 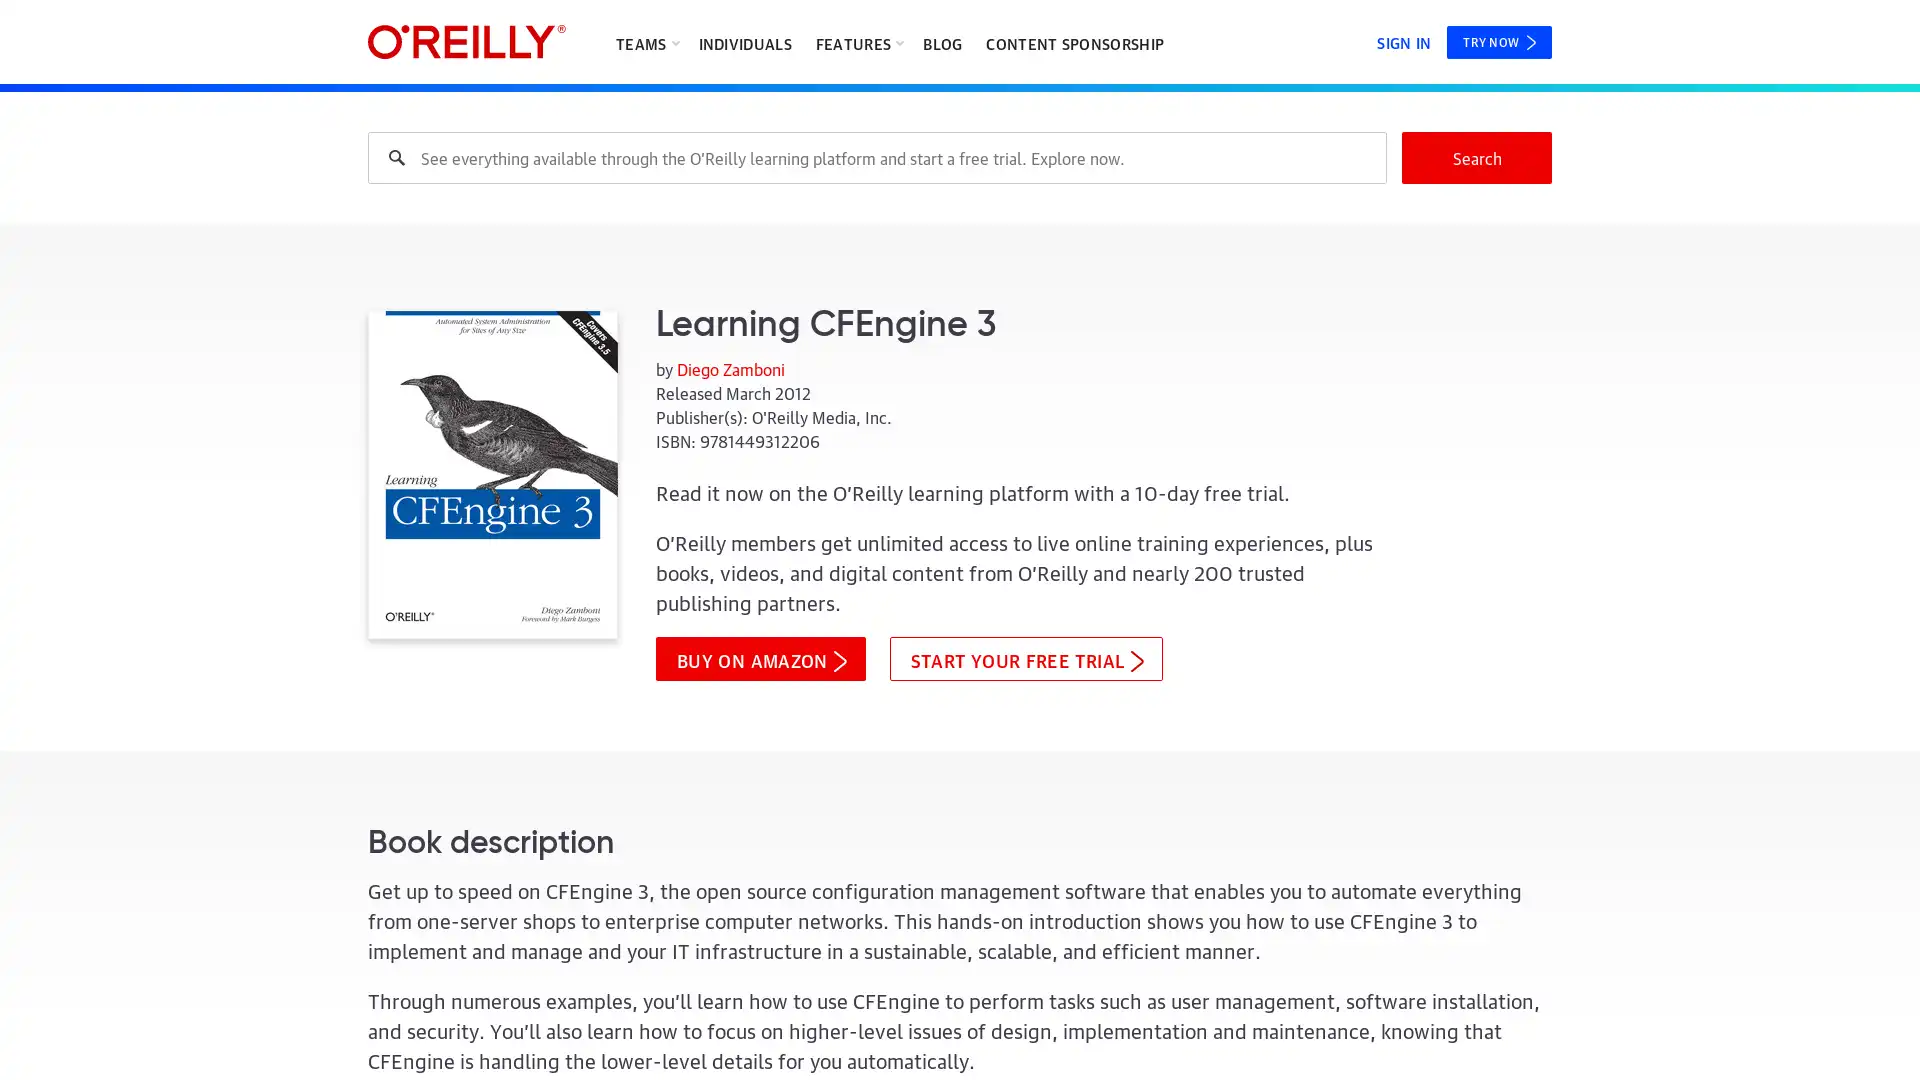 I want to click on Search, so click(x=1477, y=157).